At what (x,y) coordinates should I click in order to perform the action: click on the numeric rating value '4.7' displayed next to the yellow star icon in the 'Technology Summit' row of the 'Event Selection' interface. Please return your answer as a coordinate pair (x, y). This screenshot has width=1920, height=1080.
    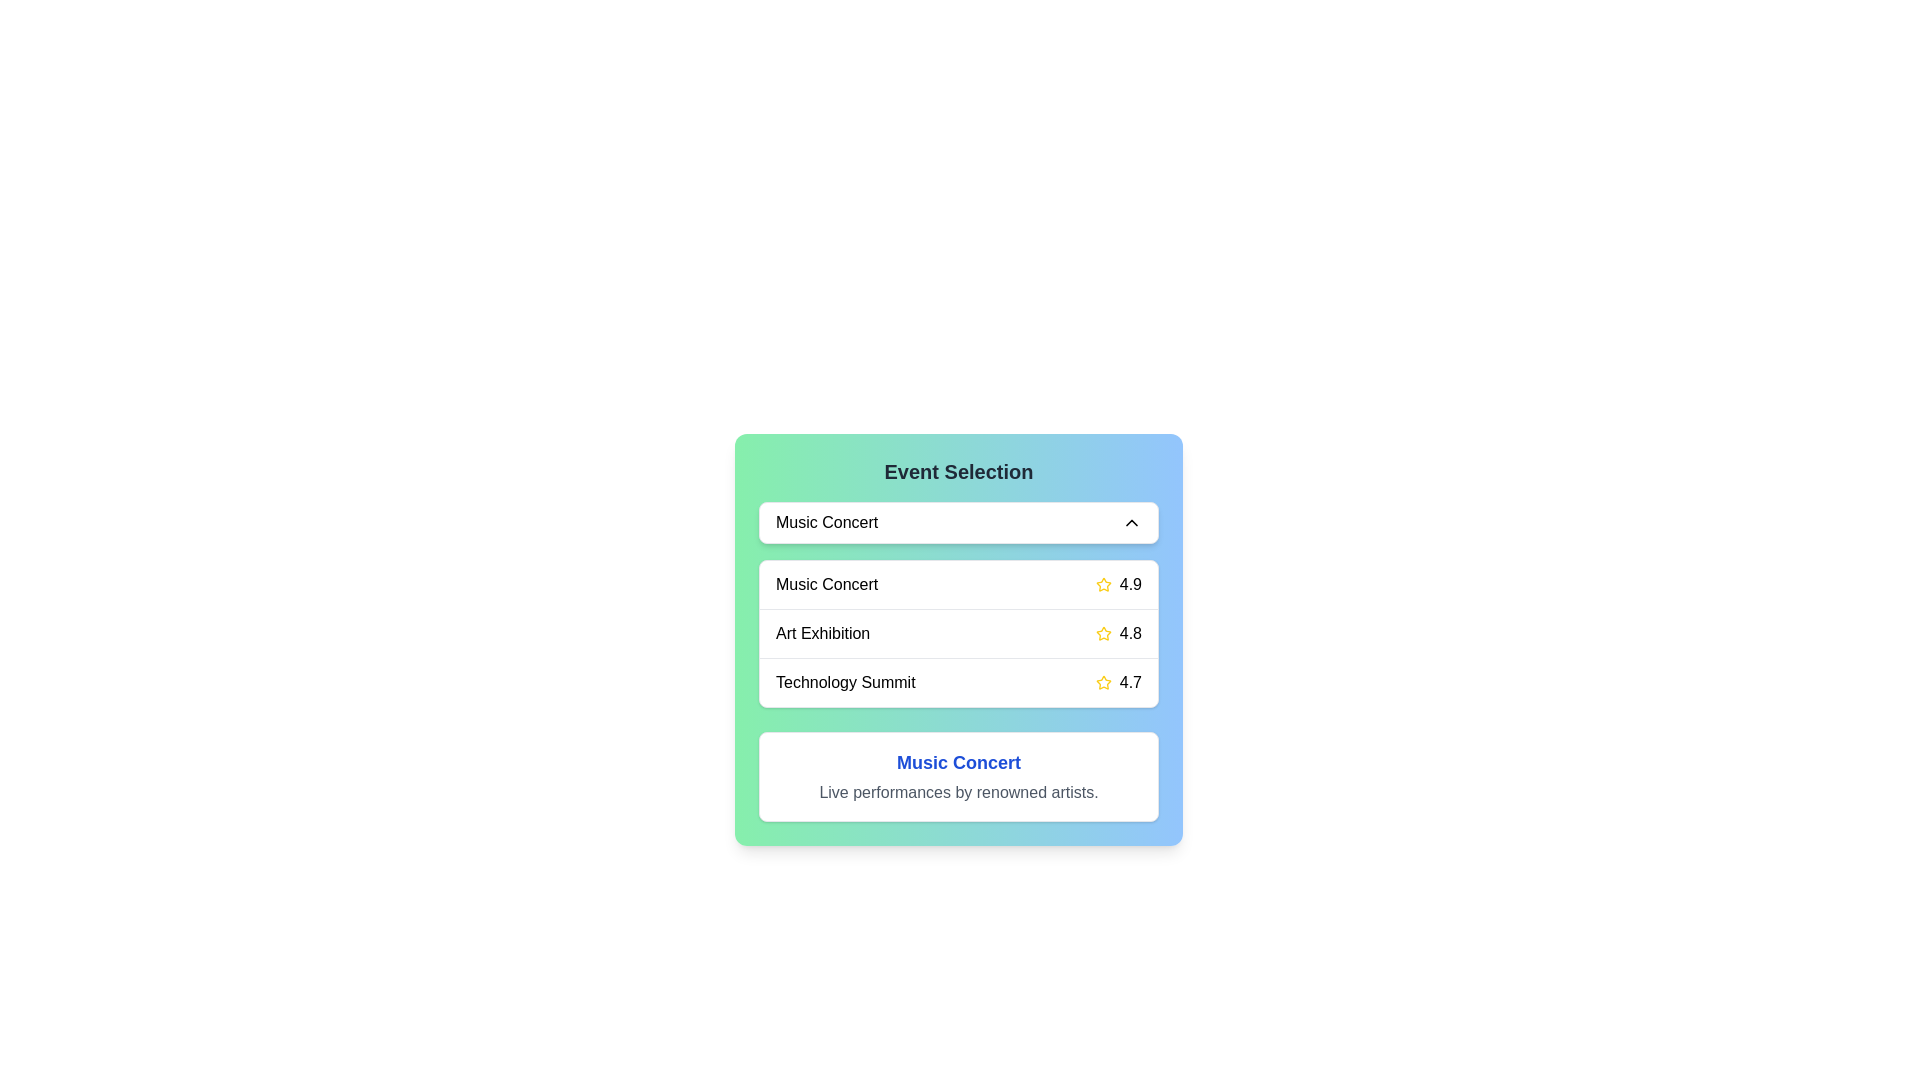
    Looking at the image, I should click on (1117, 681).